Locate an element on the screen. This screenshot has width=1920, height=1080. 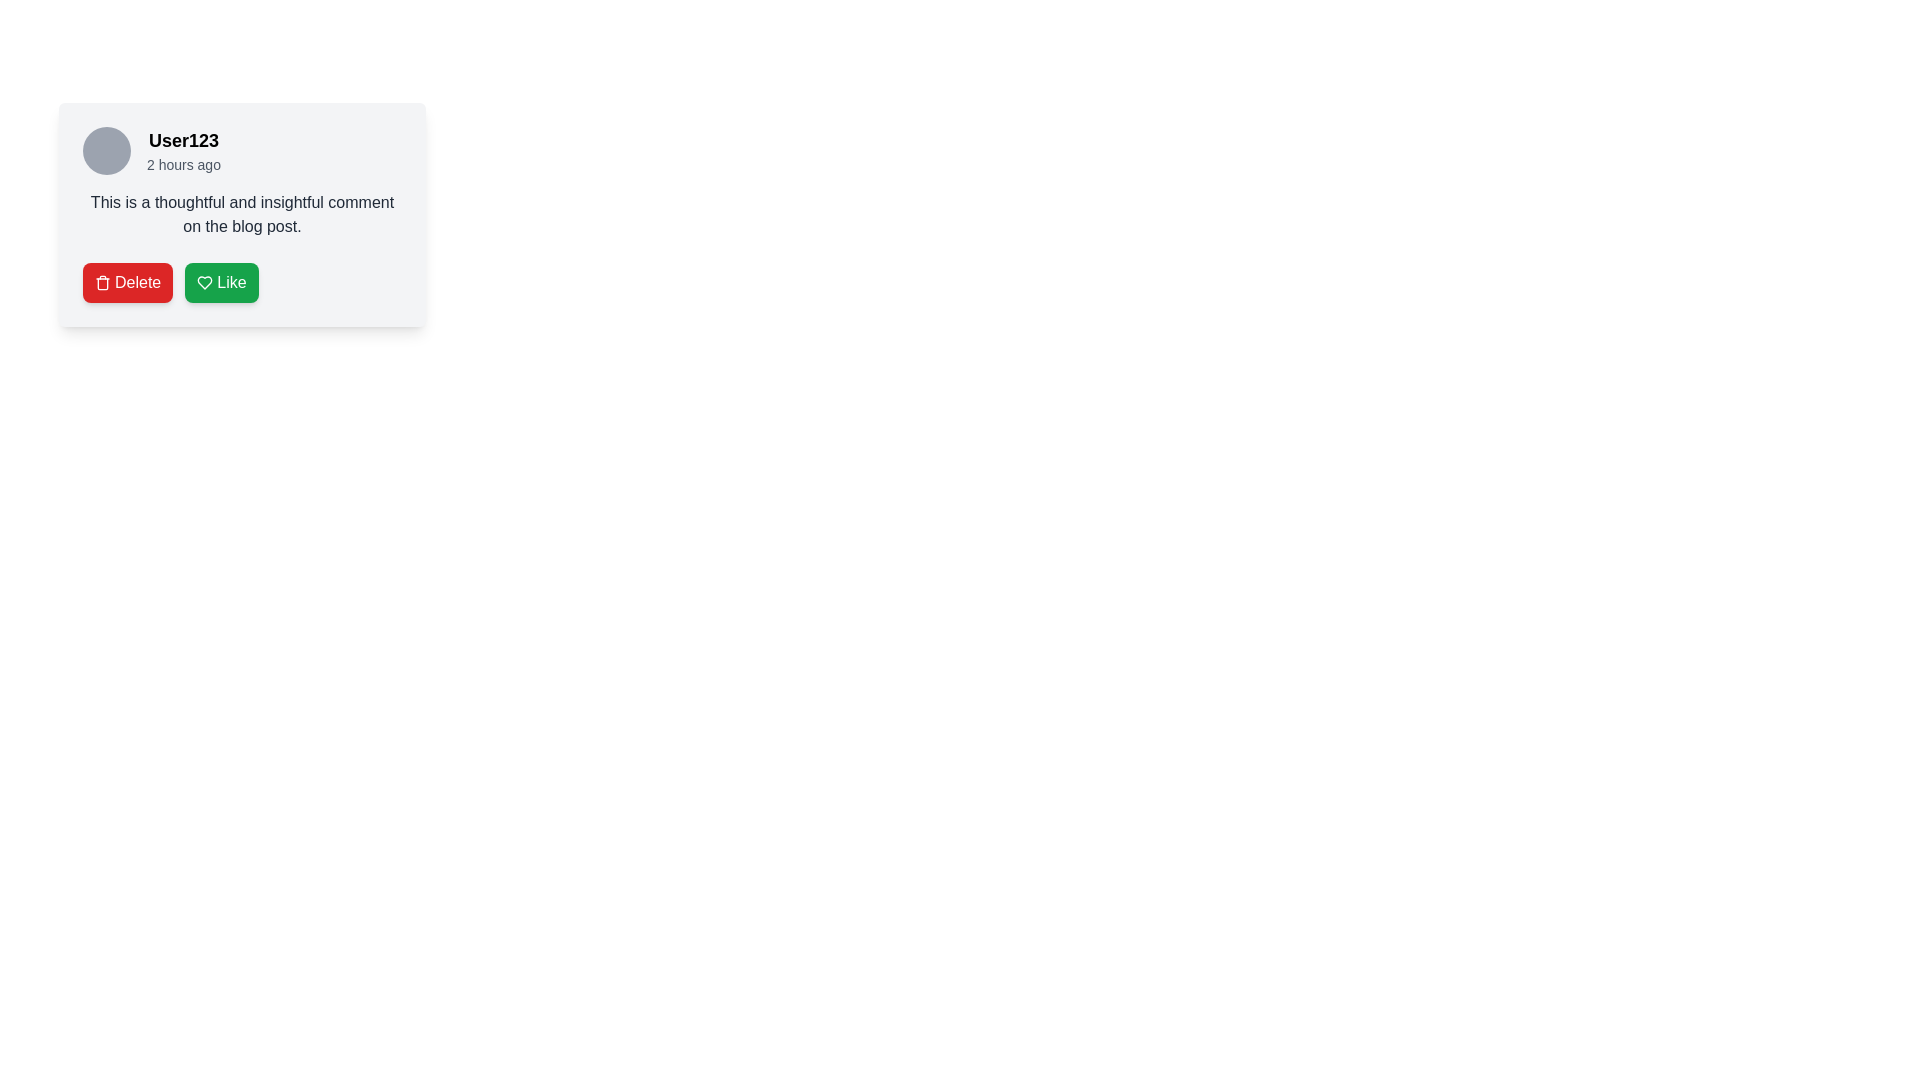
relative timestamp text located below the username 'User123' in the user comment section to gather contextual timing information is located at coordinates (183, 164).